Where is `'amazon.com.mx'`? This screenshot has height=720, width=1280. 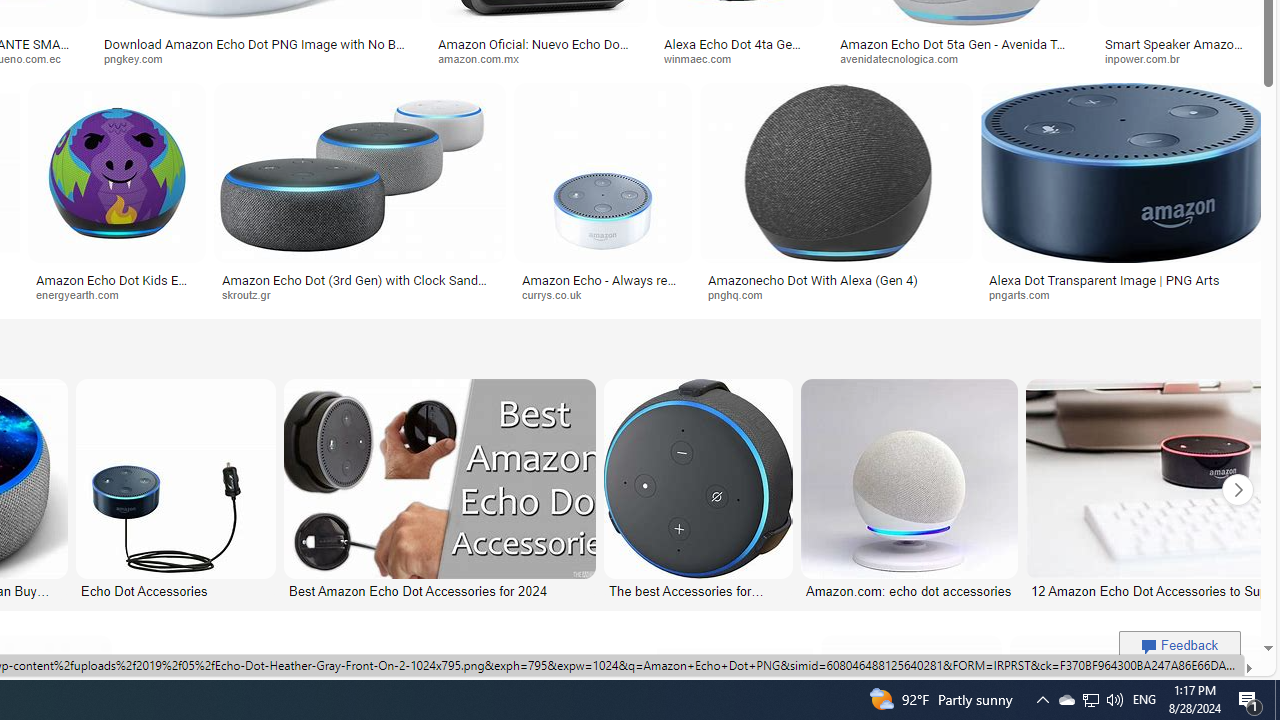 'amazon.com.mx' is located at coordinates (538, 58).